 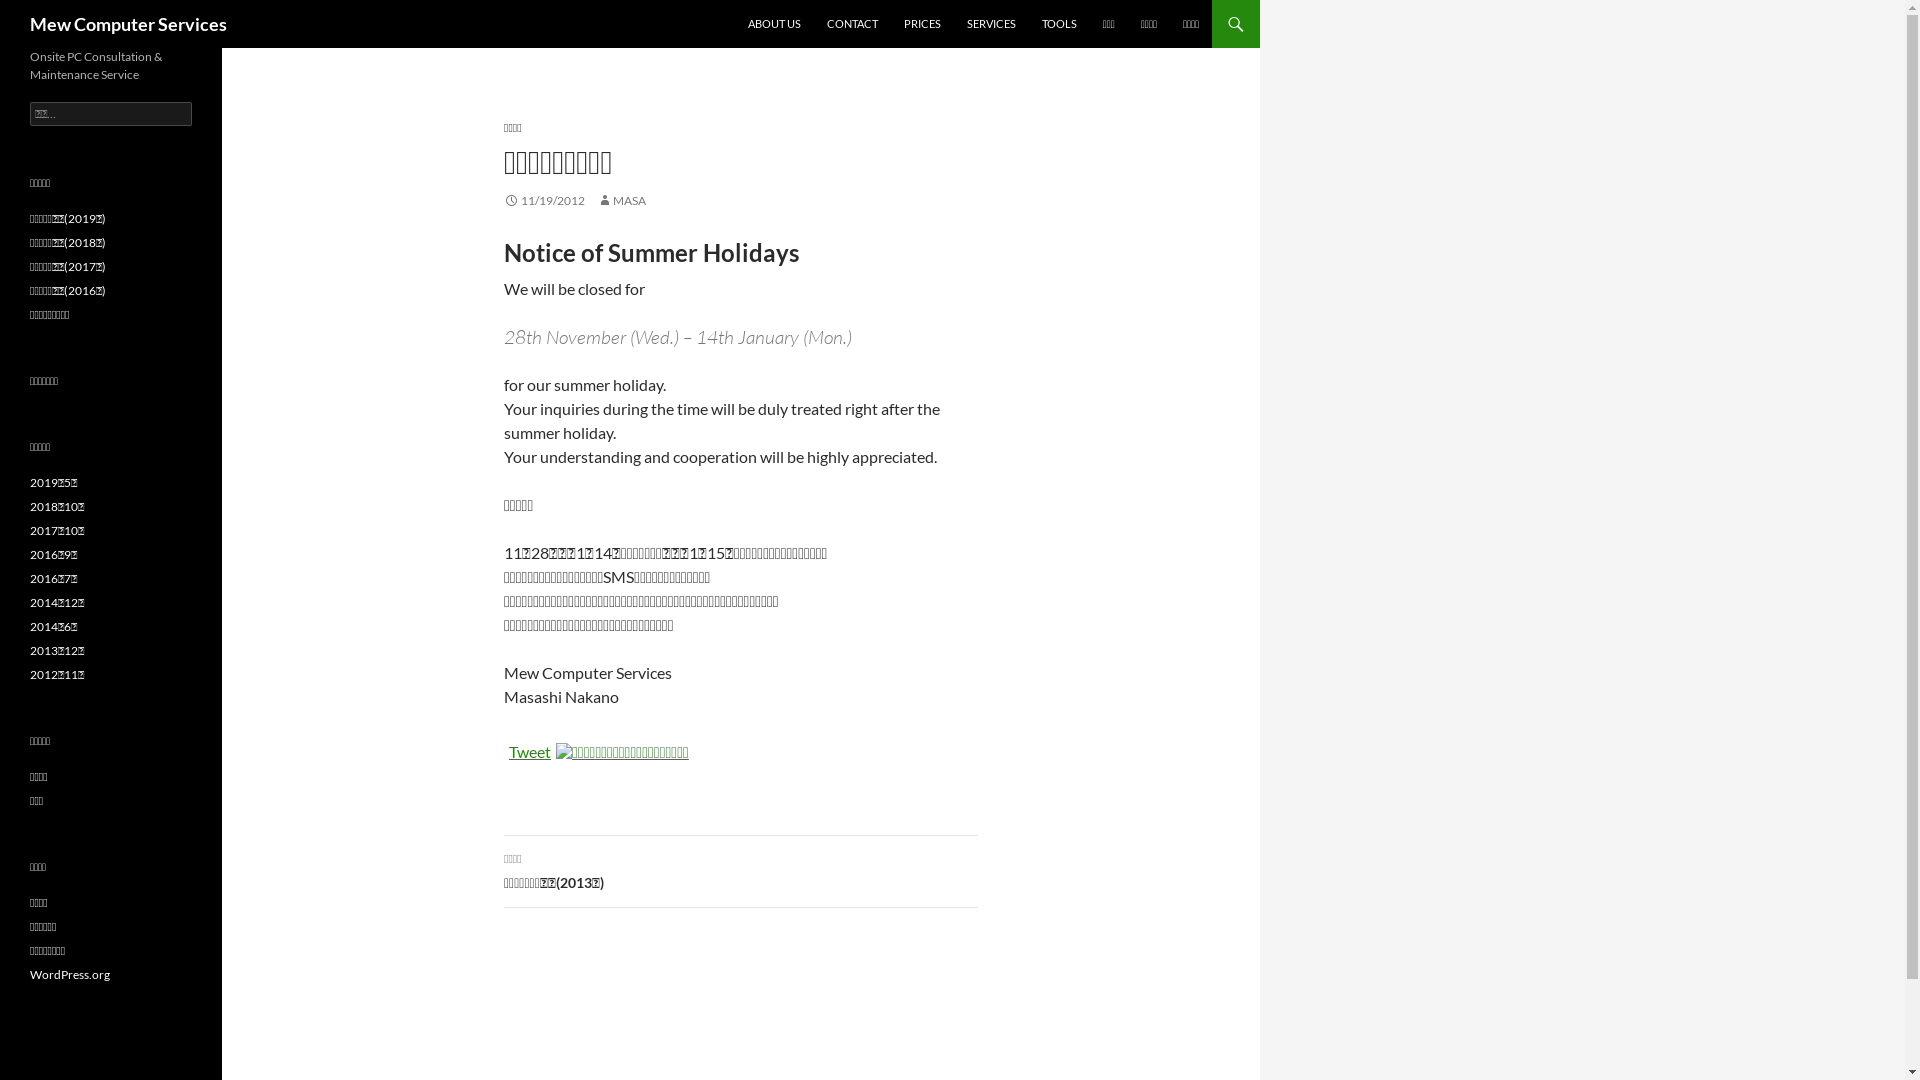 I want to click on 'Tweet', so click(x=529, y=751).